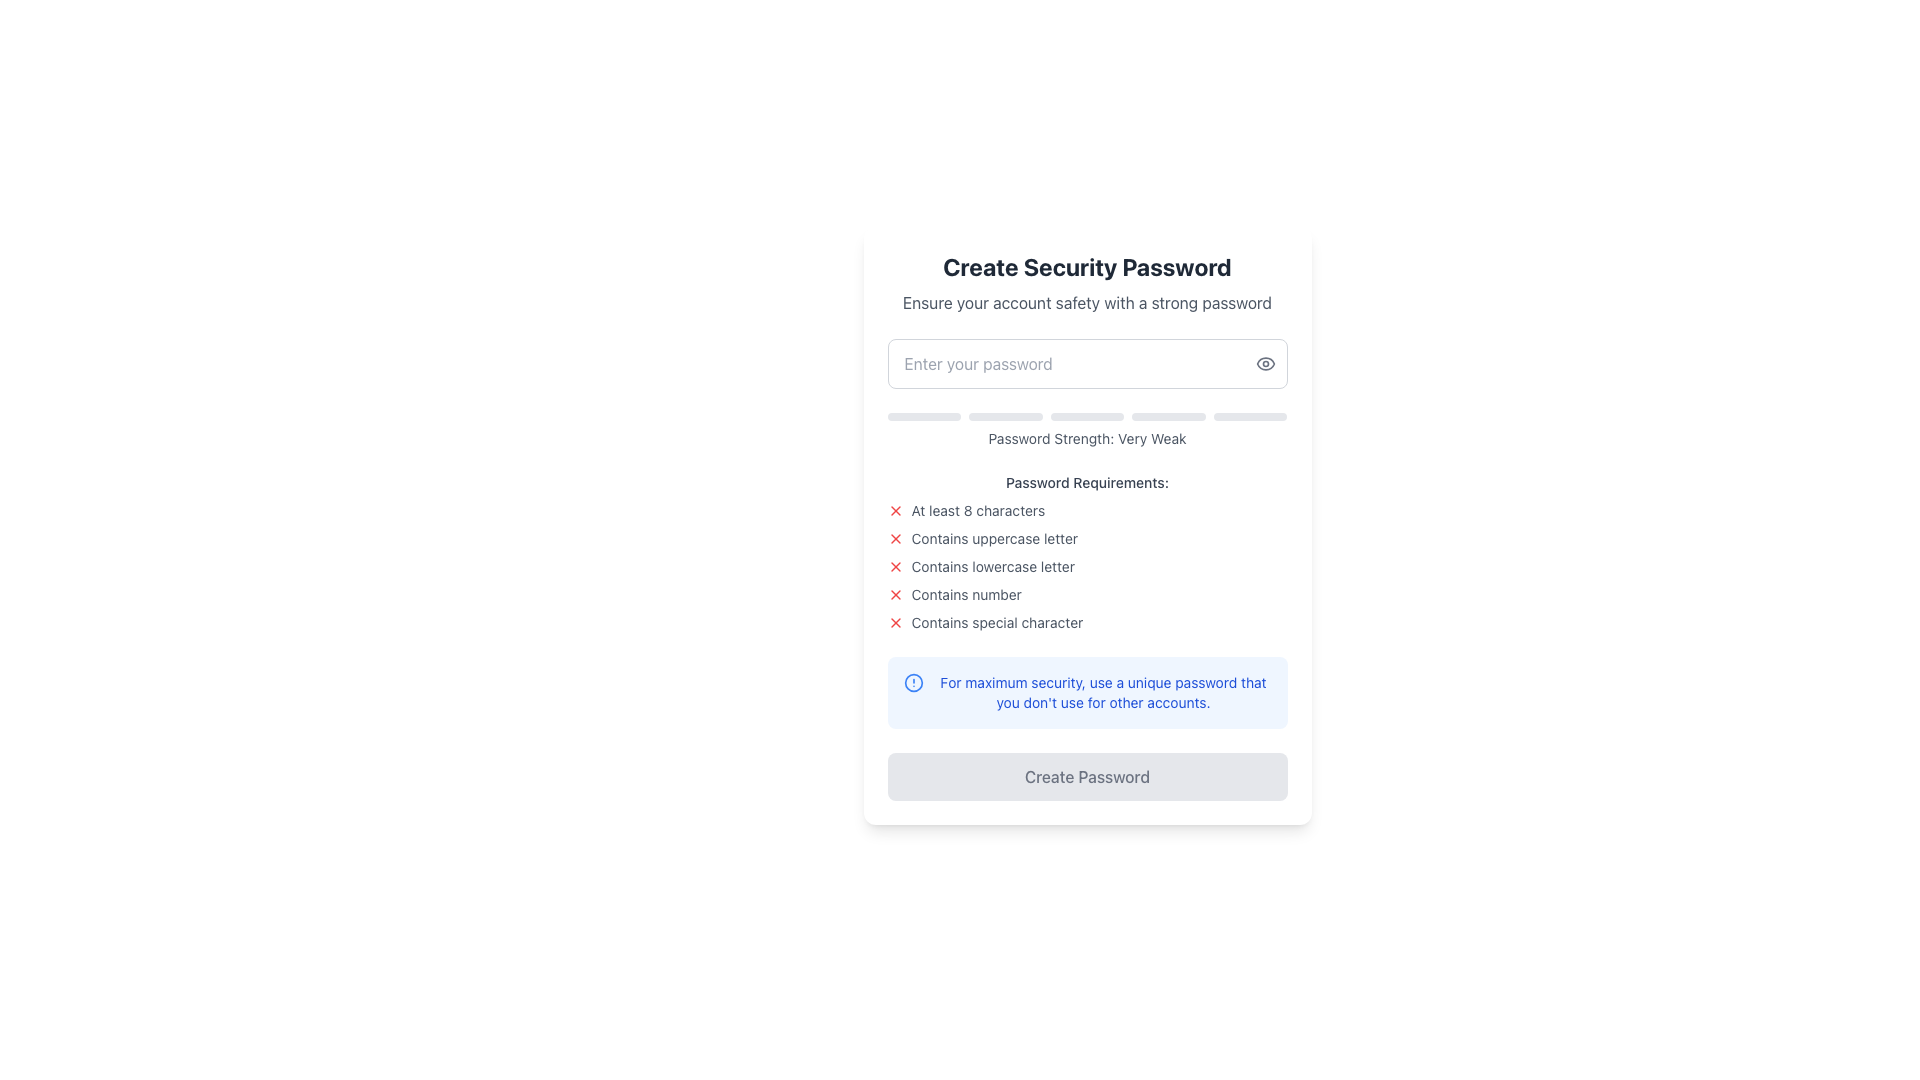 This screenshot has height=1080, width=1920. What do you see at coordinates (993, 567) in the screenshot?
I see `the password requirement text indicating that the password must include a lowercase letter, positioned below 'Contains uppercase letter' and above 'Contains number'` at bounding box center [993, 567].